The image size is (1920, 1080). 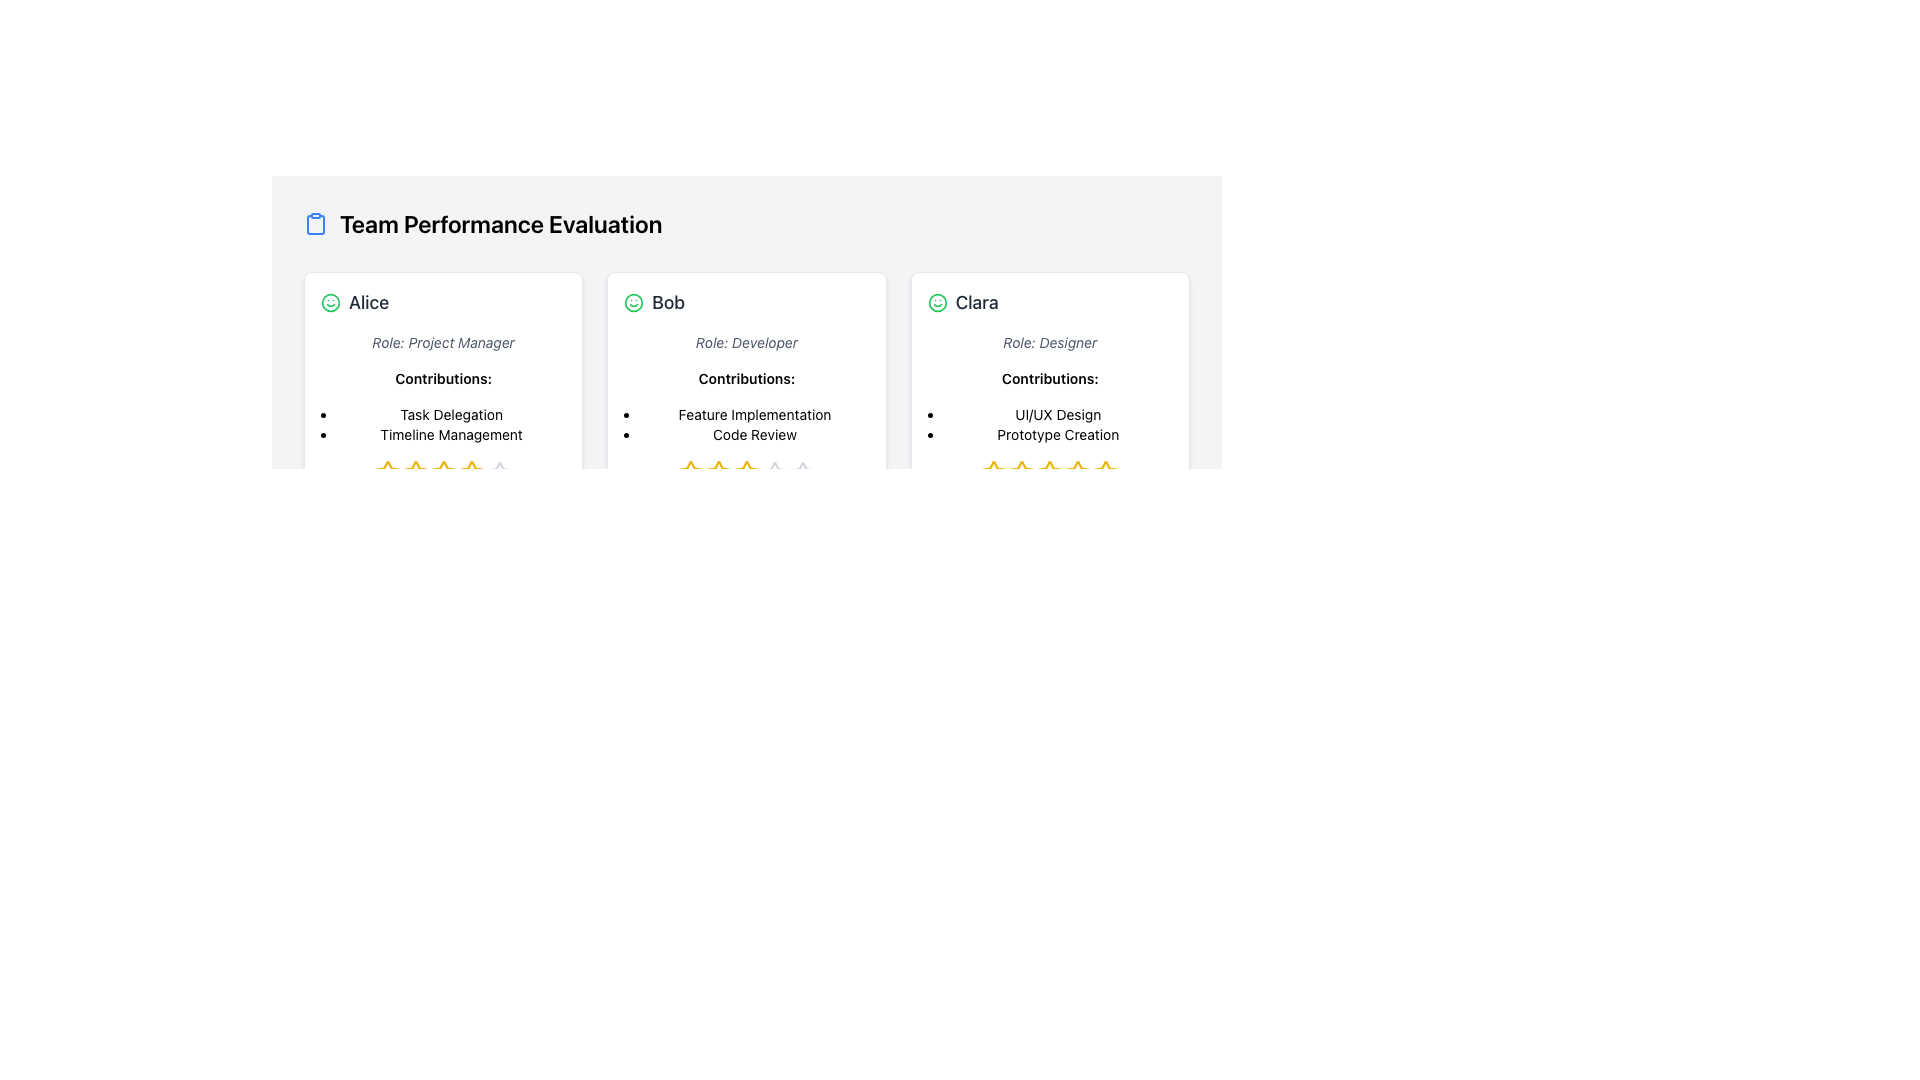 I want to click on text content of the section header that categorizes the following information related to contributions, located under 'Role: Project Manager' and above a bullet list of contributions for 'Alice', so click(x=442, y=378).